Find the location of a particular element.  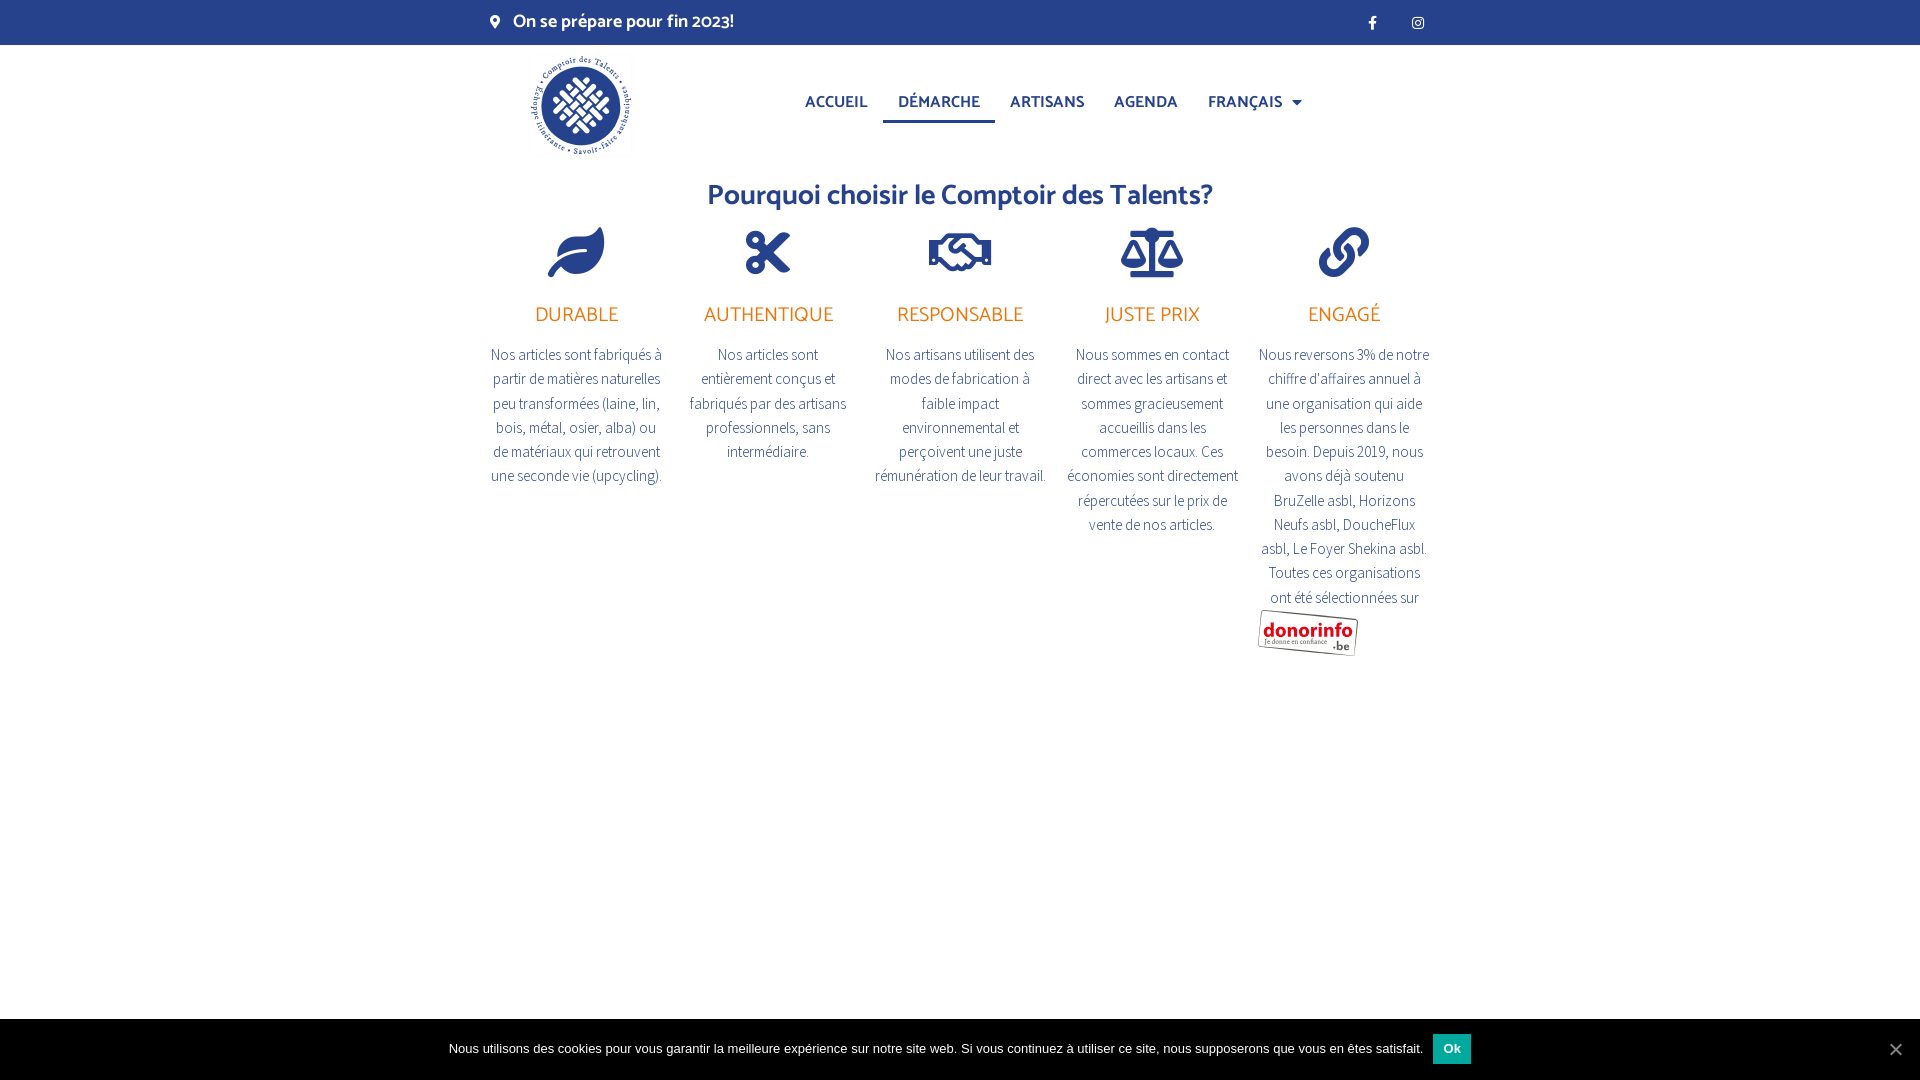

'comptoir-des-talents-400px-bg' is located at coordinates (579, 104).